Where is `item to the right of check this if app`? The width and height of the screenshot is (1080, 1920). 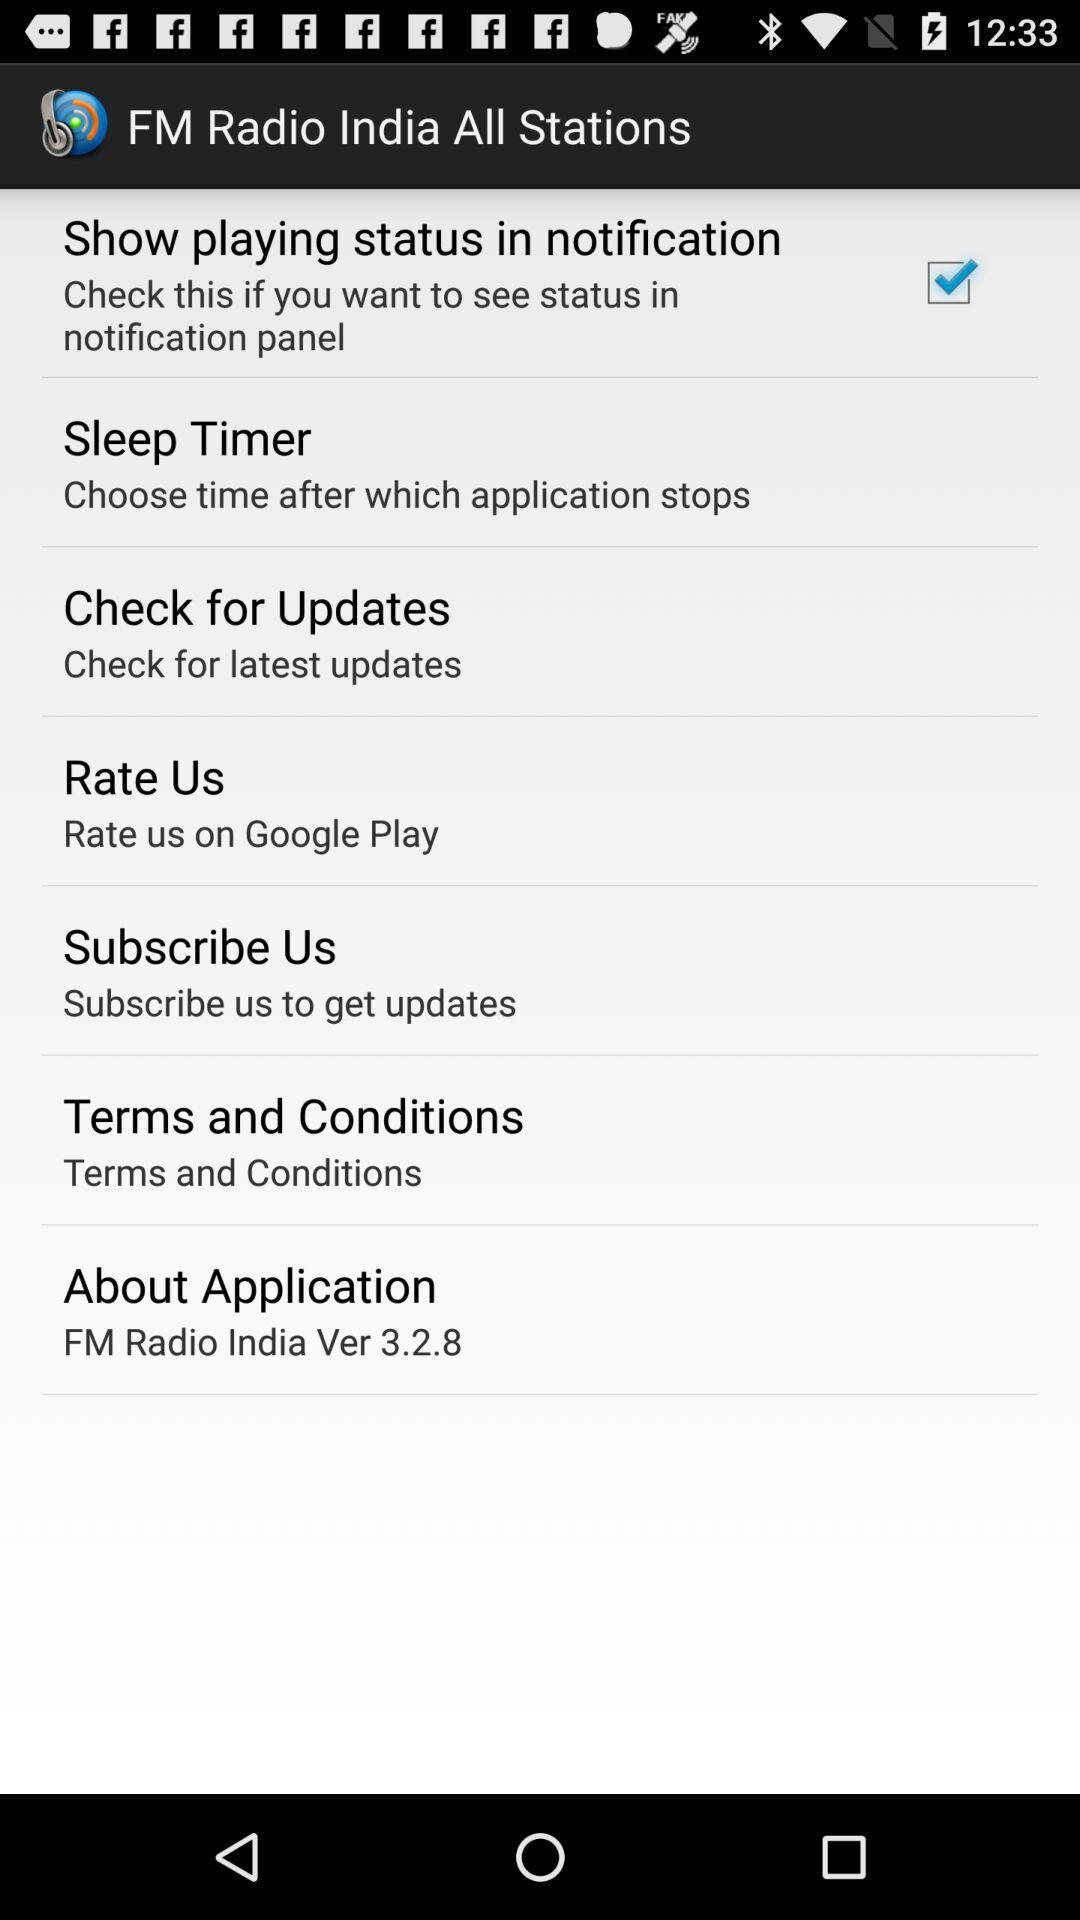
item to the right of check this if app is located at coordinates (947, 281).